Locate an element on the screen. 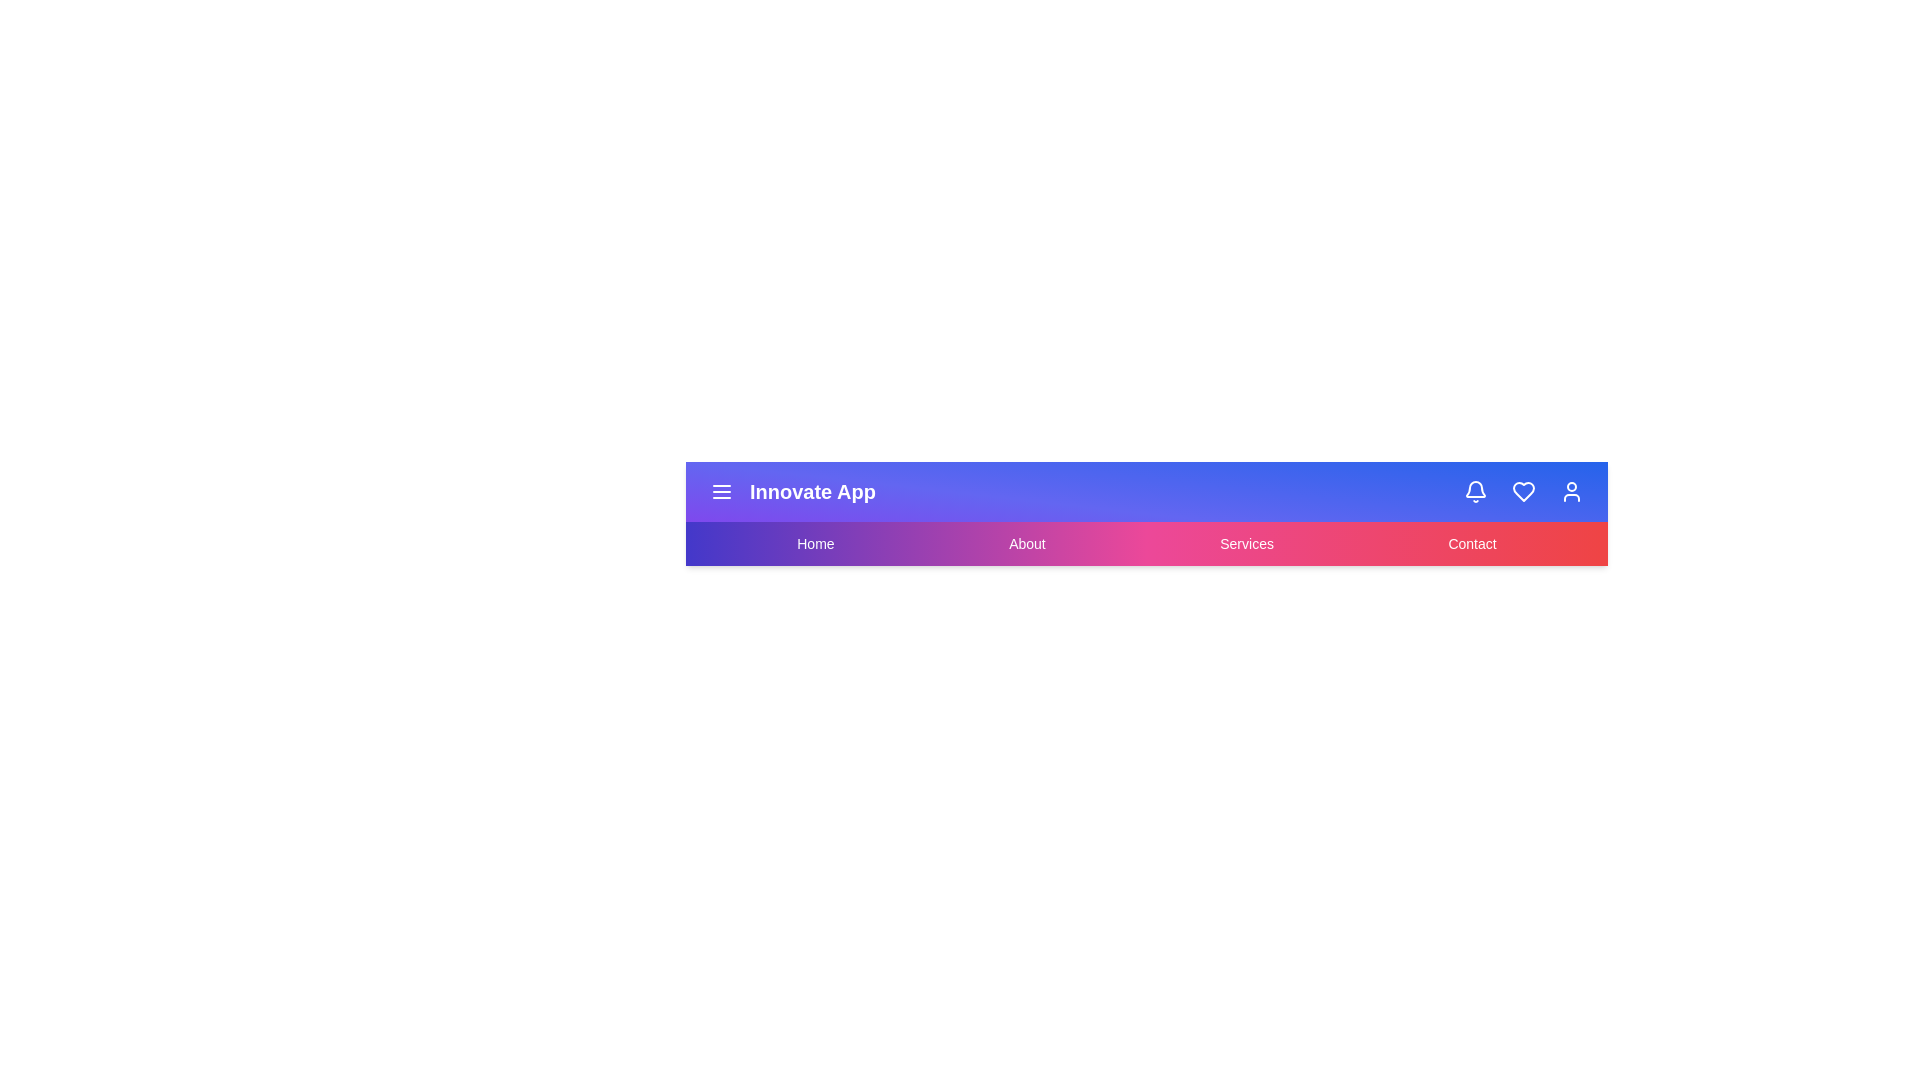 The image size is (1920, 1080). the user icon in the top-right corner of the app bar is located at coordinates (1570, 492).